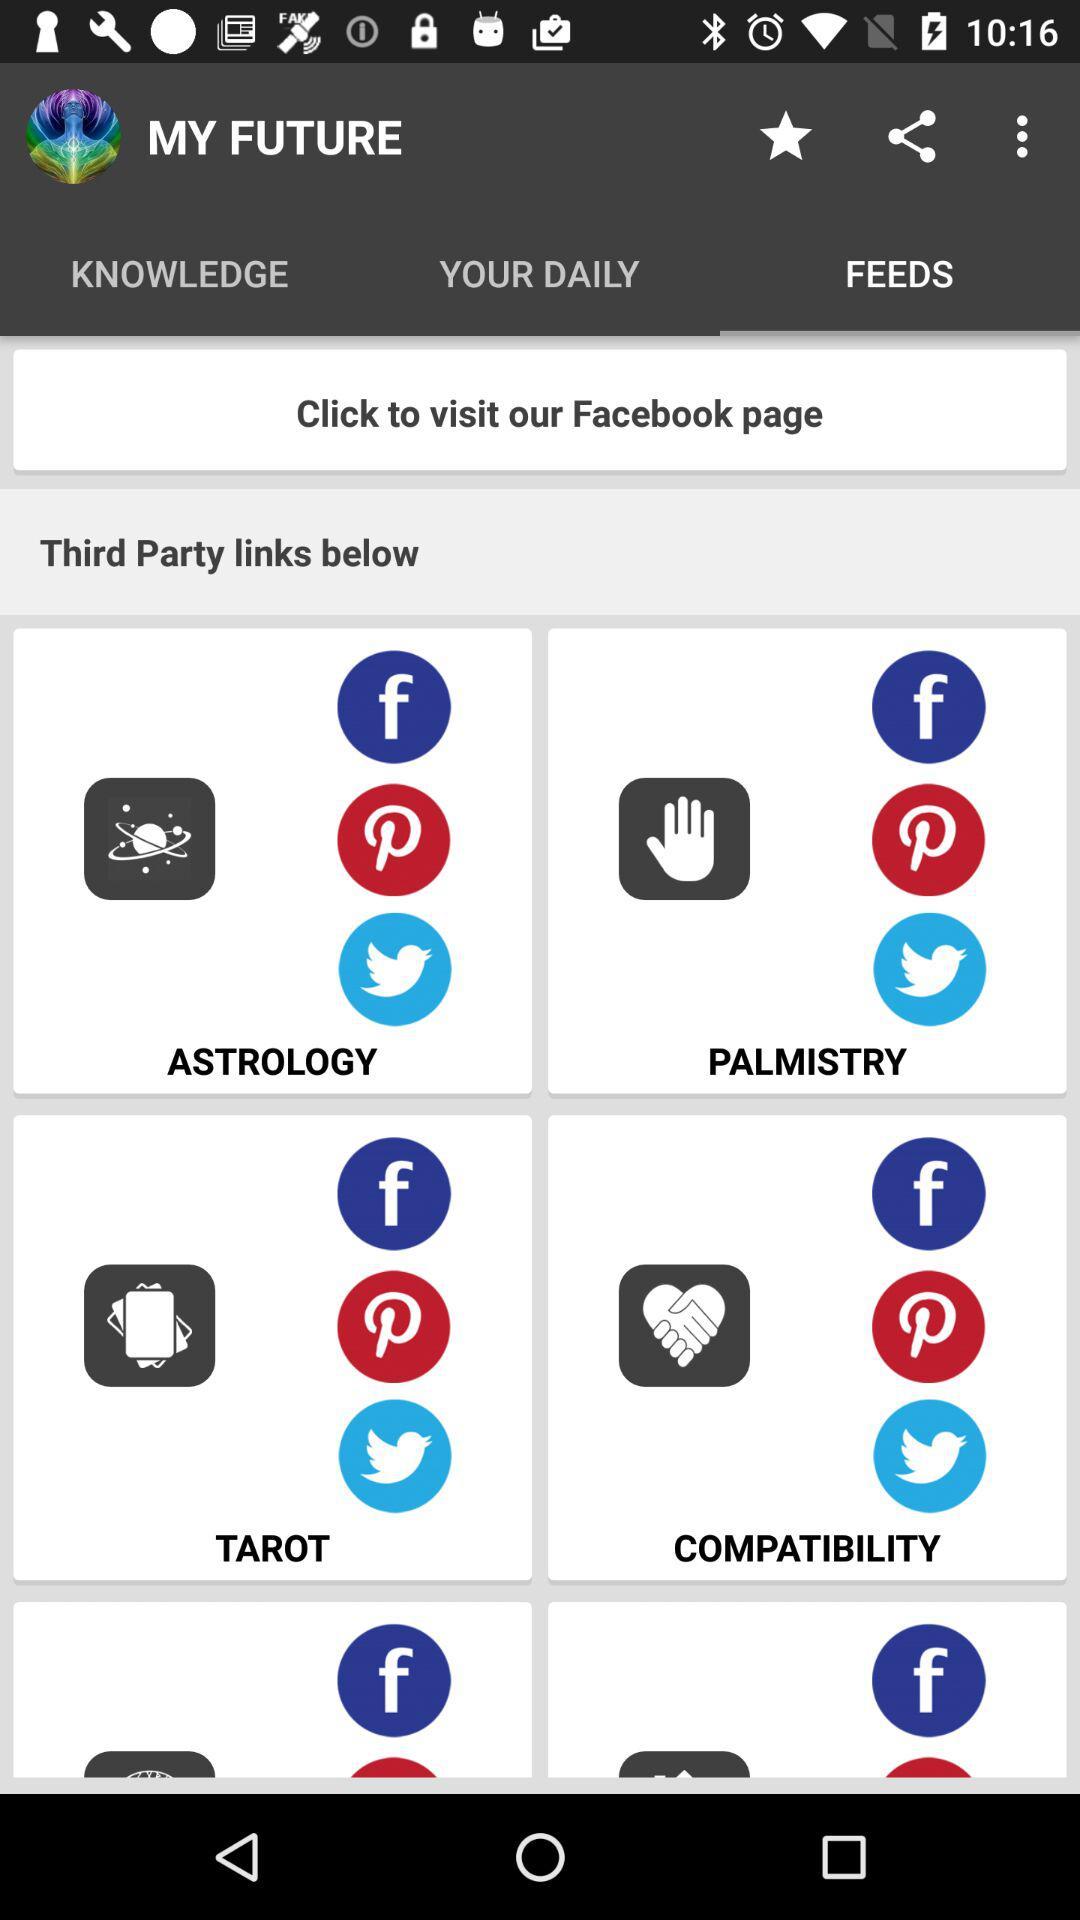 The height and width of the screenshot is (1920, 1080). I want to click on find on facebook, so click(394, 1680).